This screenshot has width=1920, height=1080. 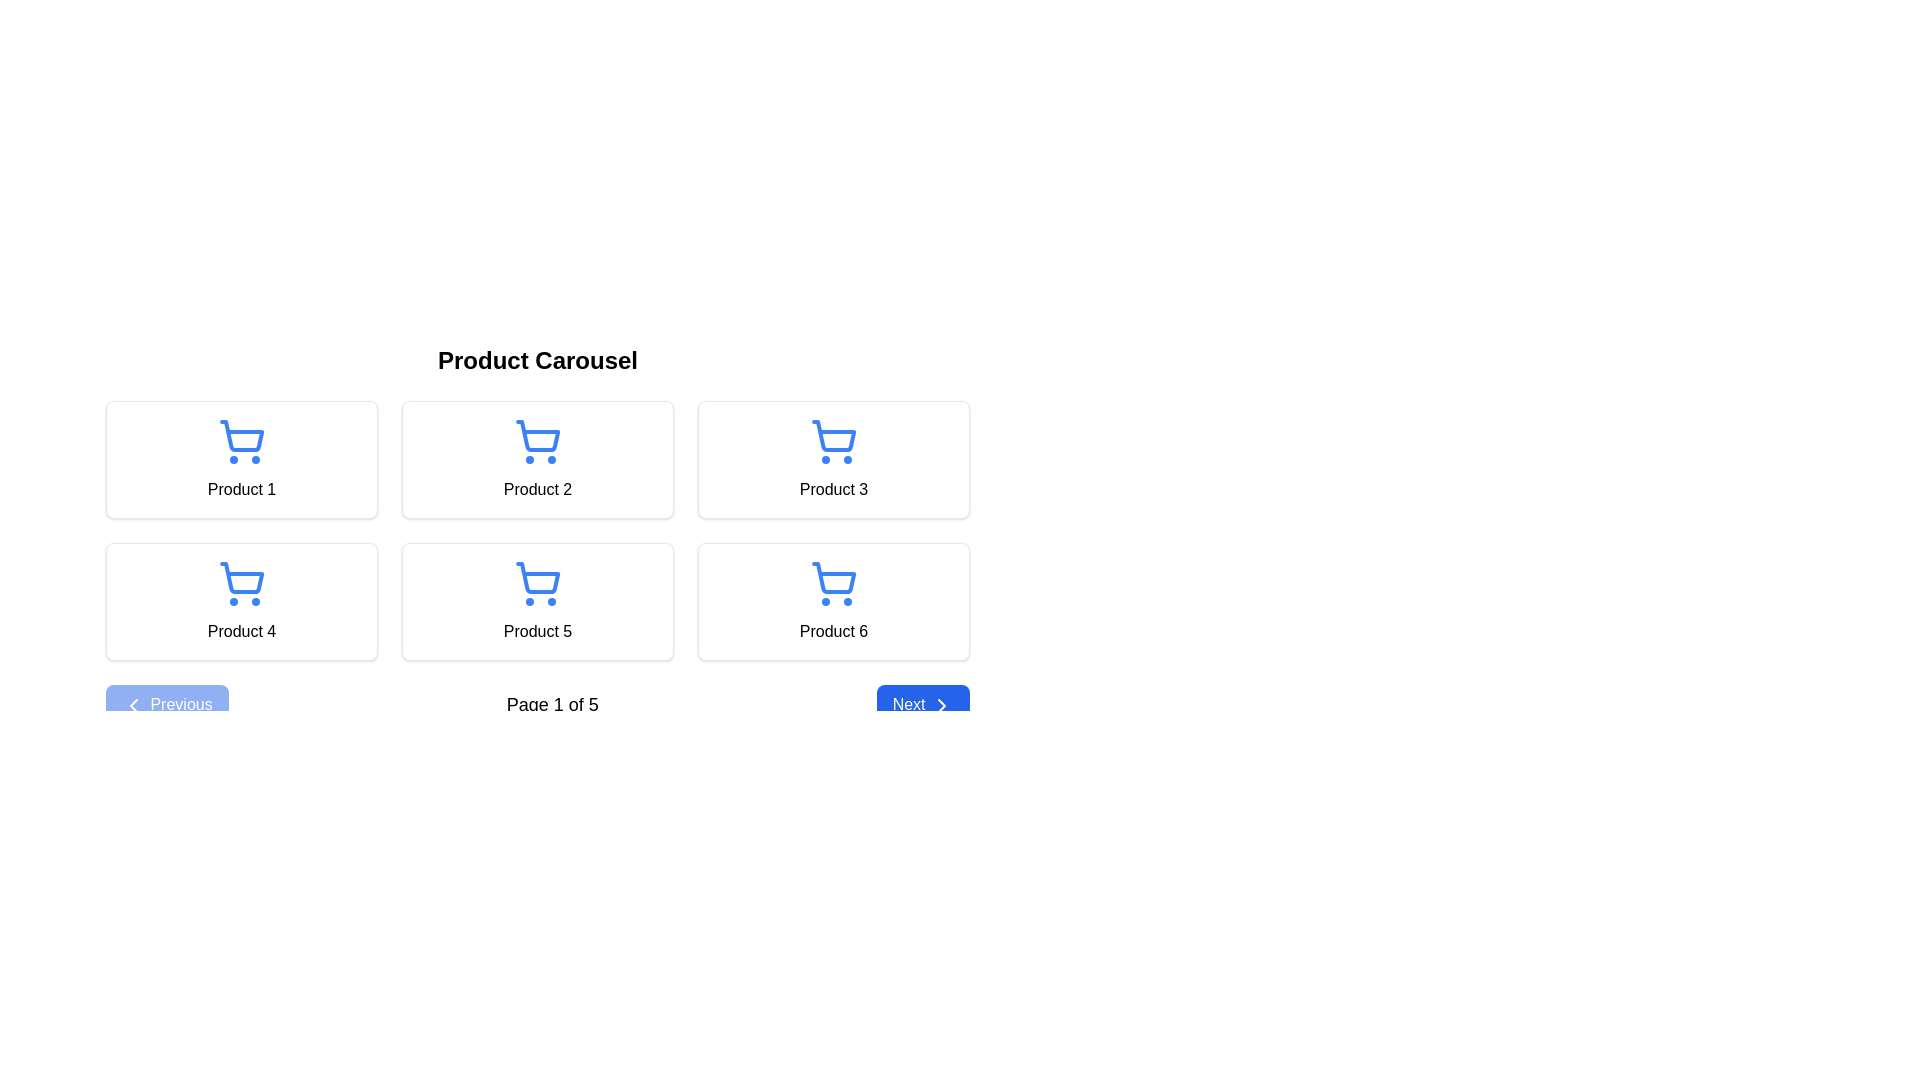 What do you see at coordinates (940, 704) in the screenshot?
I see `the rightward-pointing chevron icon that indicates the 'Next' action in the pagination control located at the bottom-right corner of the interface` at bounding box center [940, 704].